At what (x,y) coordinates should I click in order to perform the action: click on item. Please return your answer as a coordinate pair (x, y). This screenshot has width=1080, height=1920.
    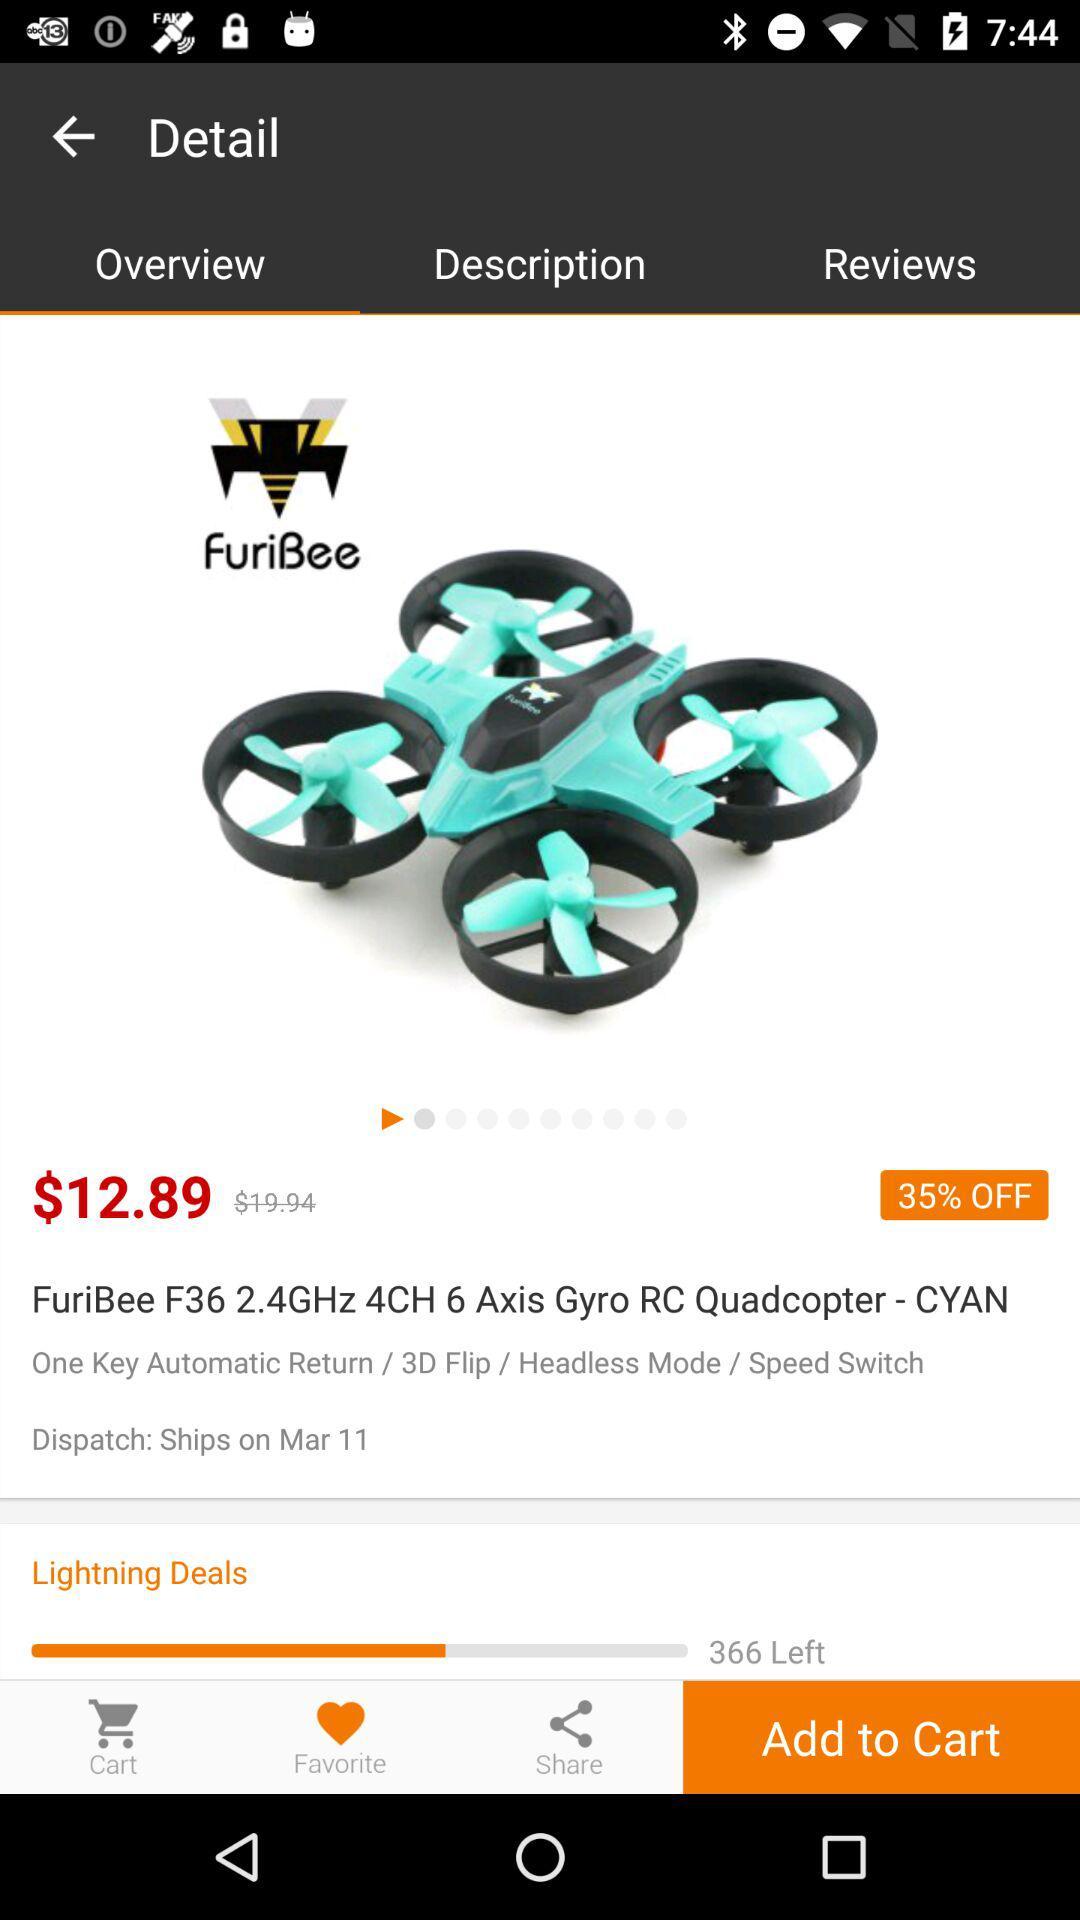
    Looking at the image, I should click on (340, 1736).